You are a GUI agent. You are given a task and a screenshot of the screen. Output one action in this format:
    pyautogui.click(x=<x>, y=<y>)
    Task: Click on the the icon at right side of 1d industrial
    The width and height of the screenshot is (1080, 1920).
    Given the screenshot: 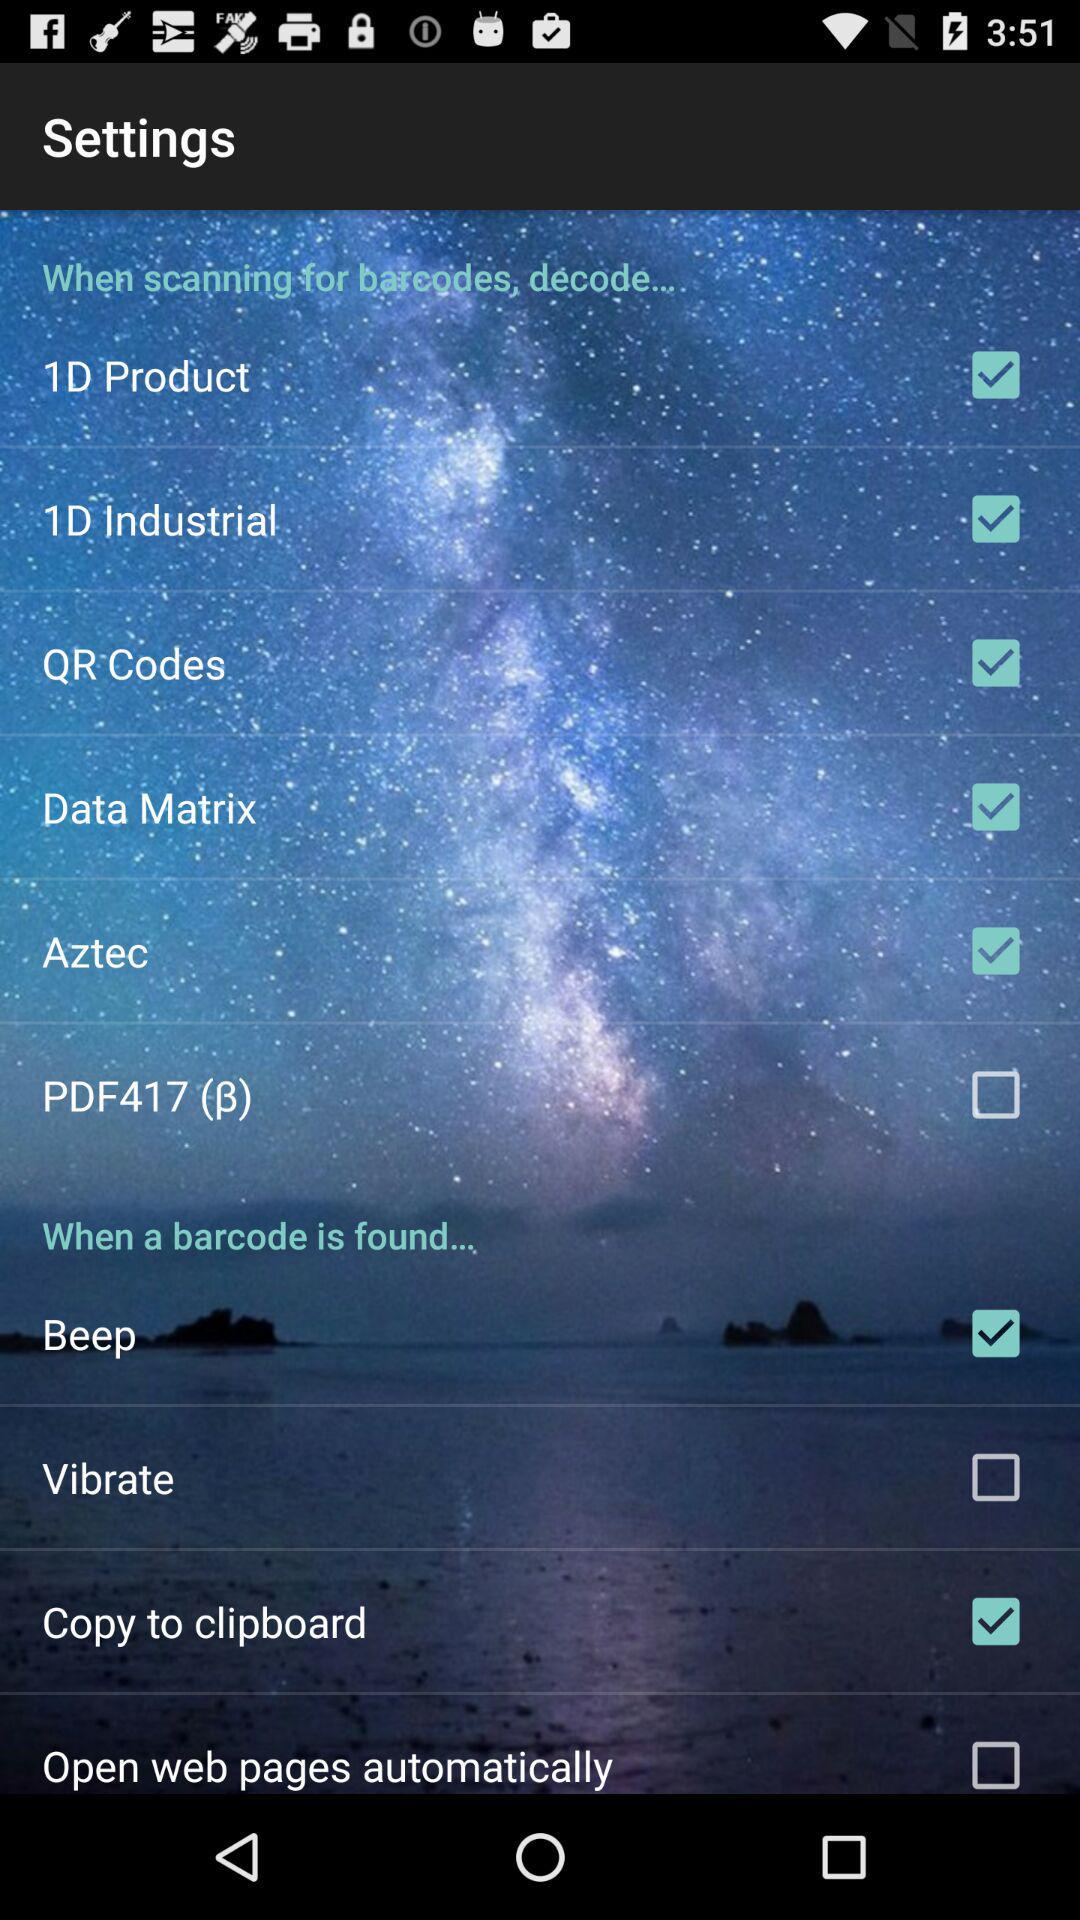 What is the action you would take?
    pyautogui.click(x=995, y=518)
    